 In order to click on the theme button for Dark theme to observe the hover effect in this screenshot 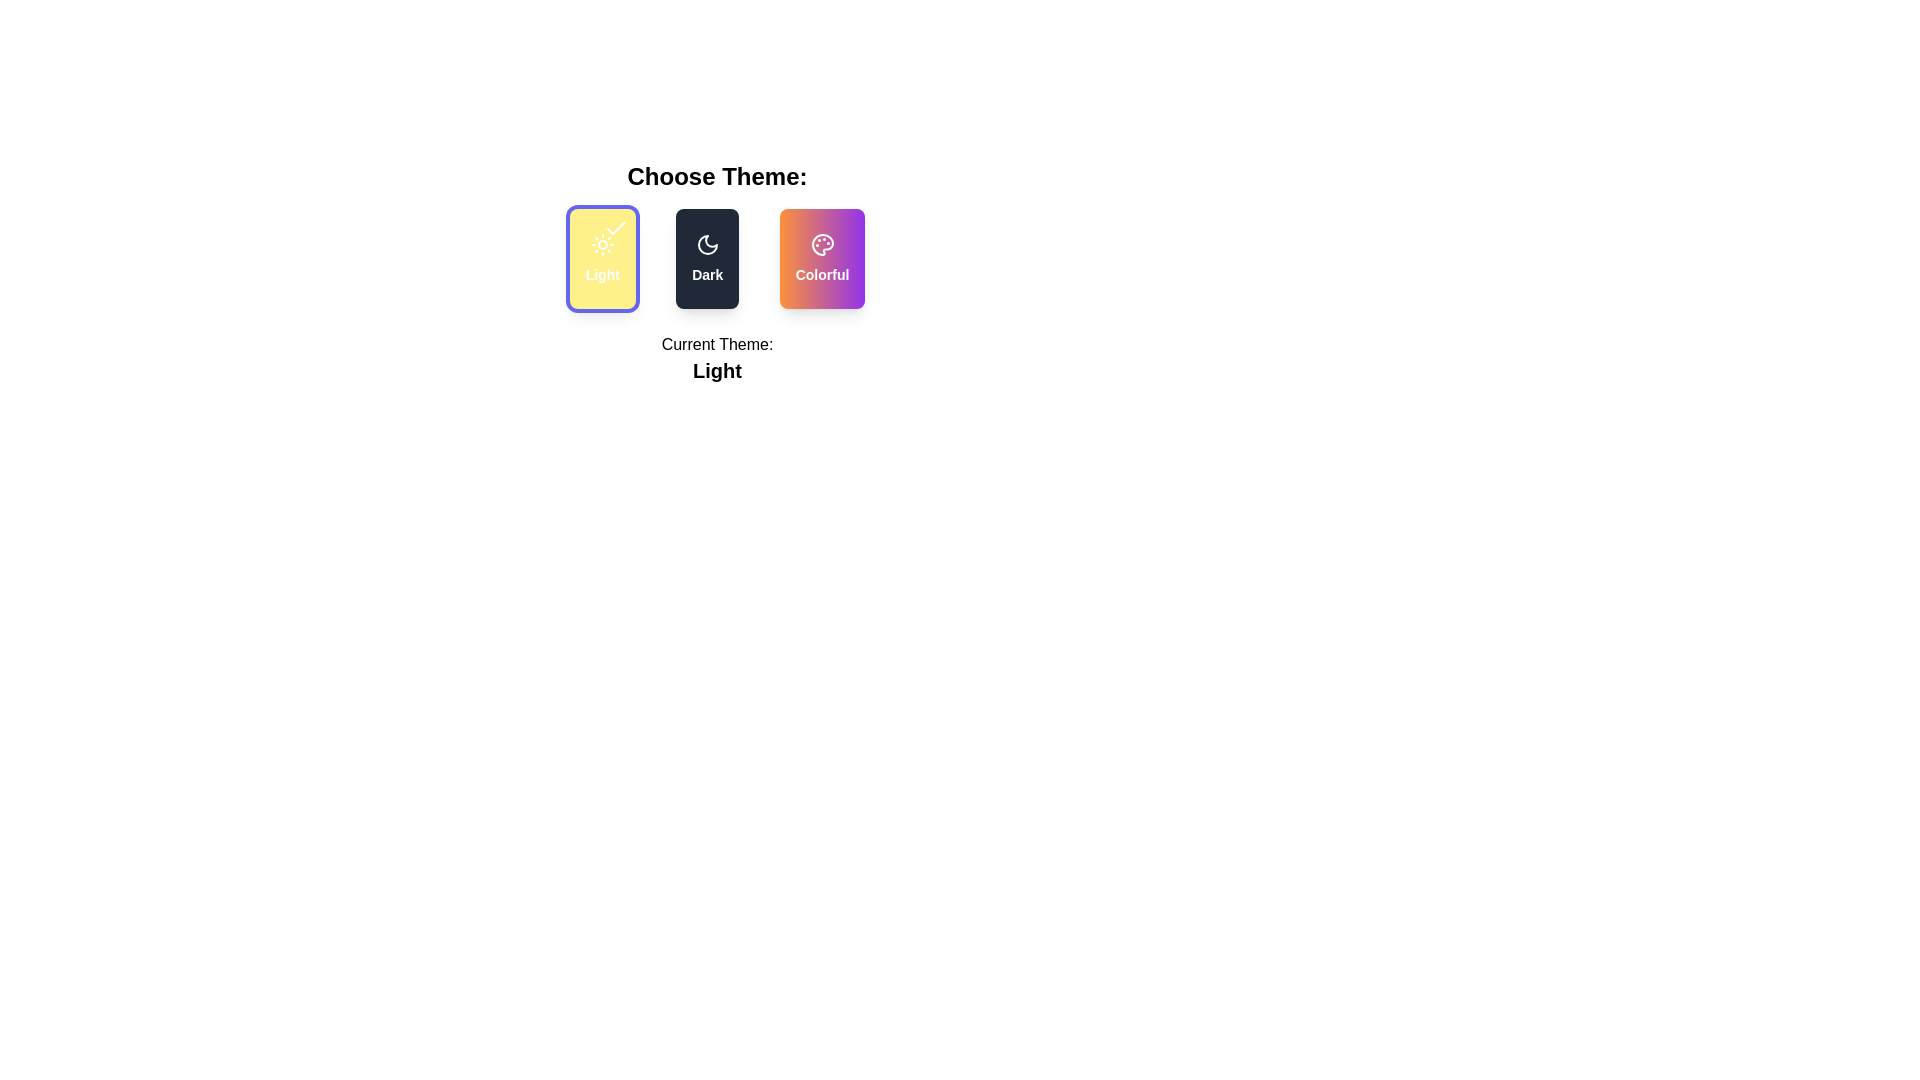, I will do `click(707, 257)`.